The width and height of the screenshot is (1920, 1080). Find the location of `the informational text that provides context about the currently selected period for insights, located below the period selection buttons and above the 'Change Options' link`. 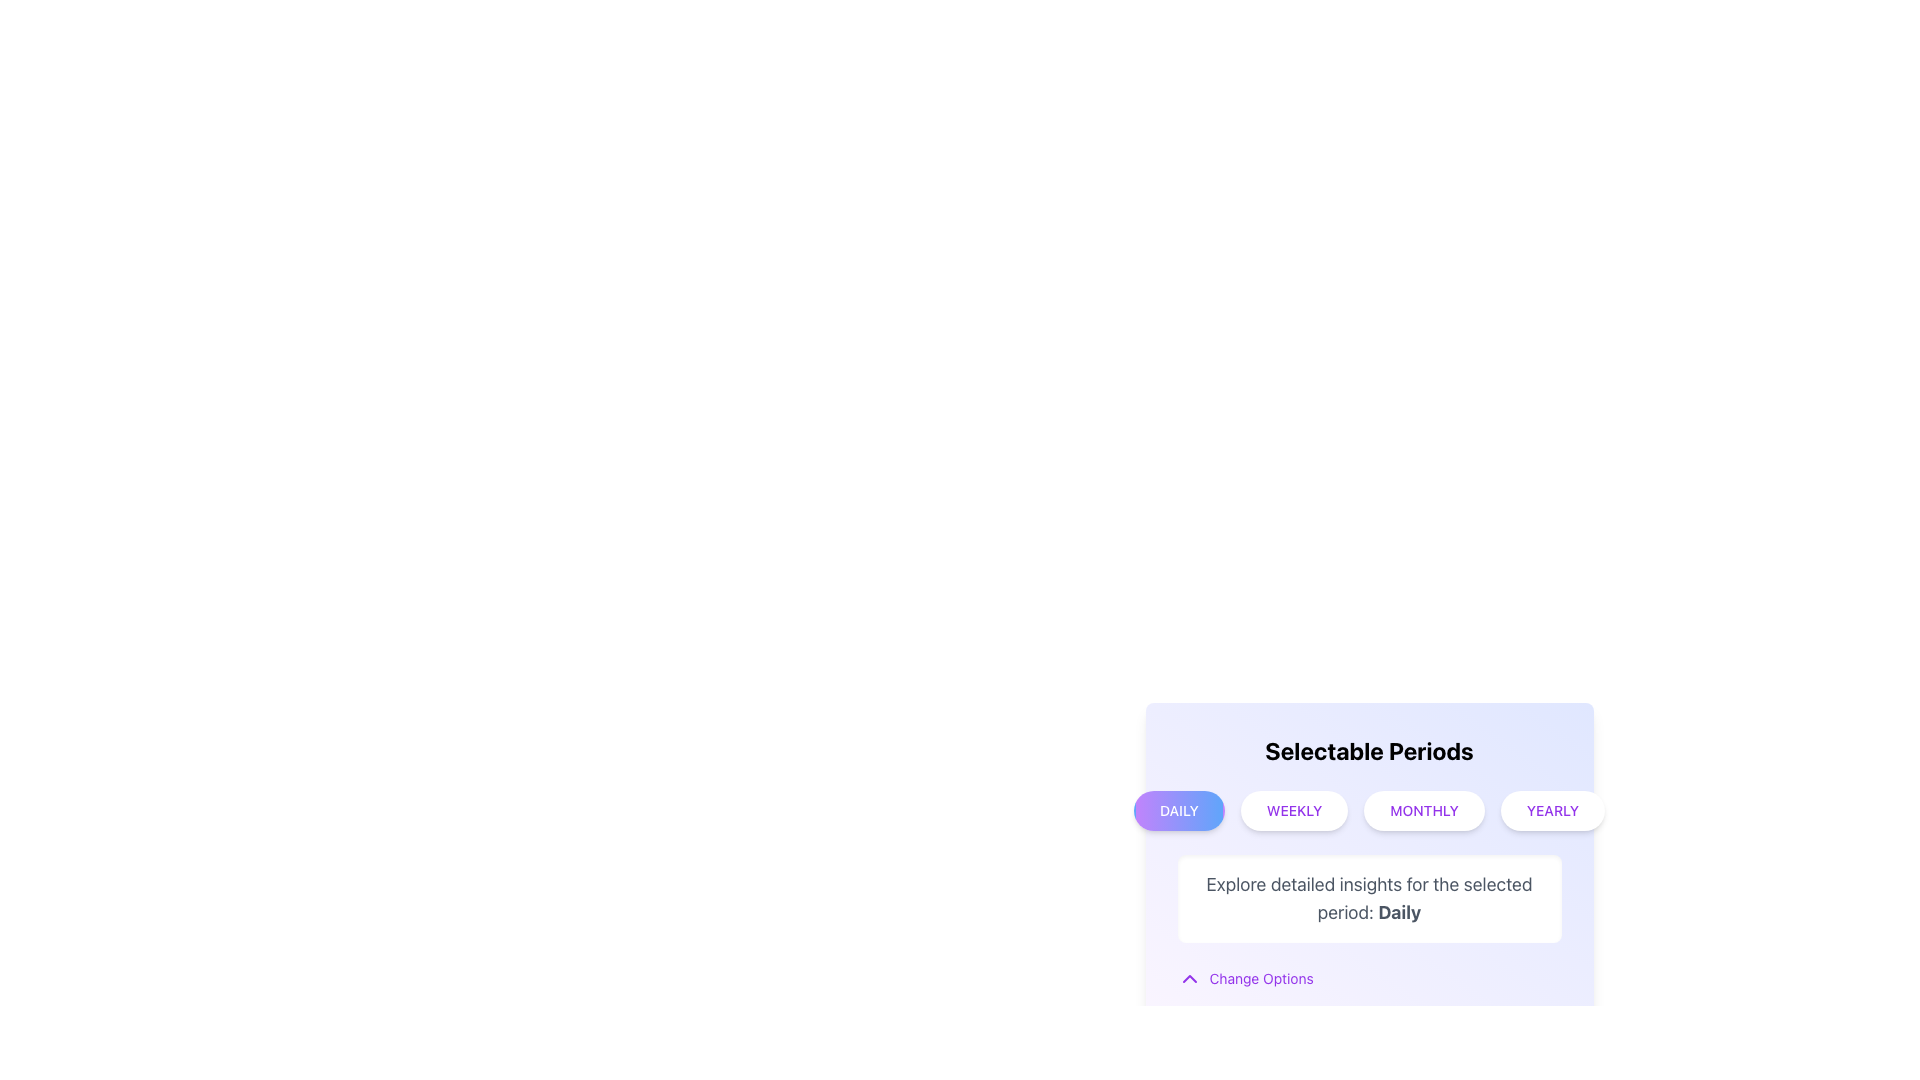

the informational text that provides context about the currently selected period for insights, located below the period selection buttons and above the 'Change Options' link is located at coordinates (1368, 897).